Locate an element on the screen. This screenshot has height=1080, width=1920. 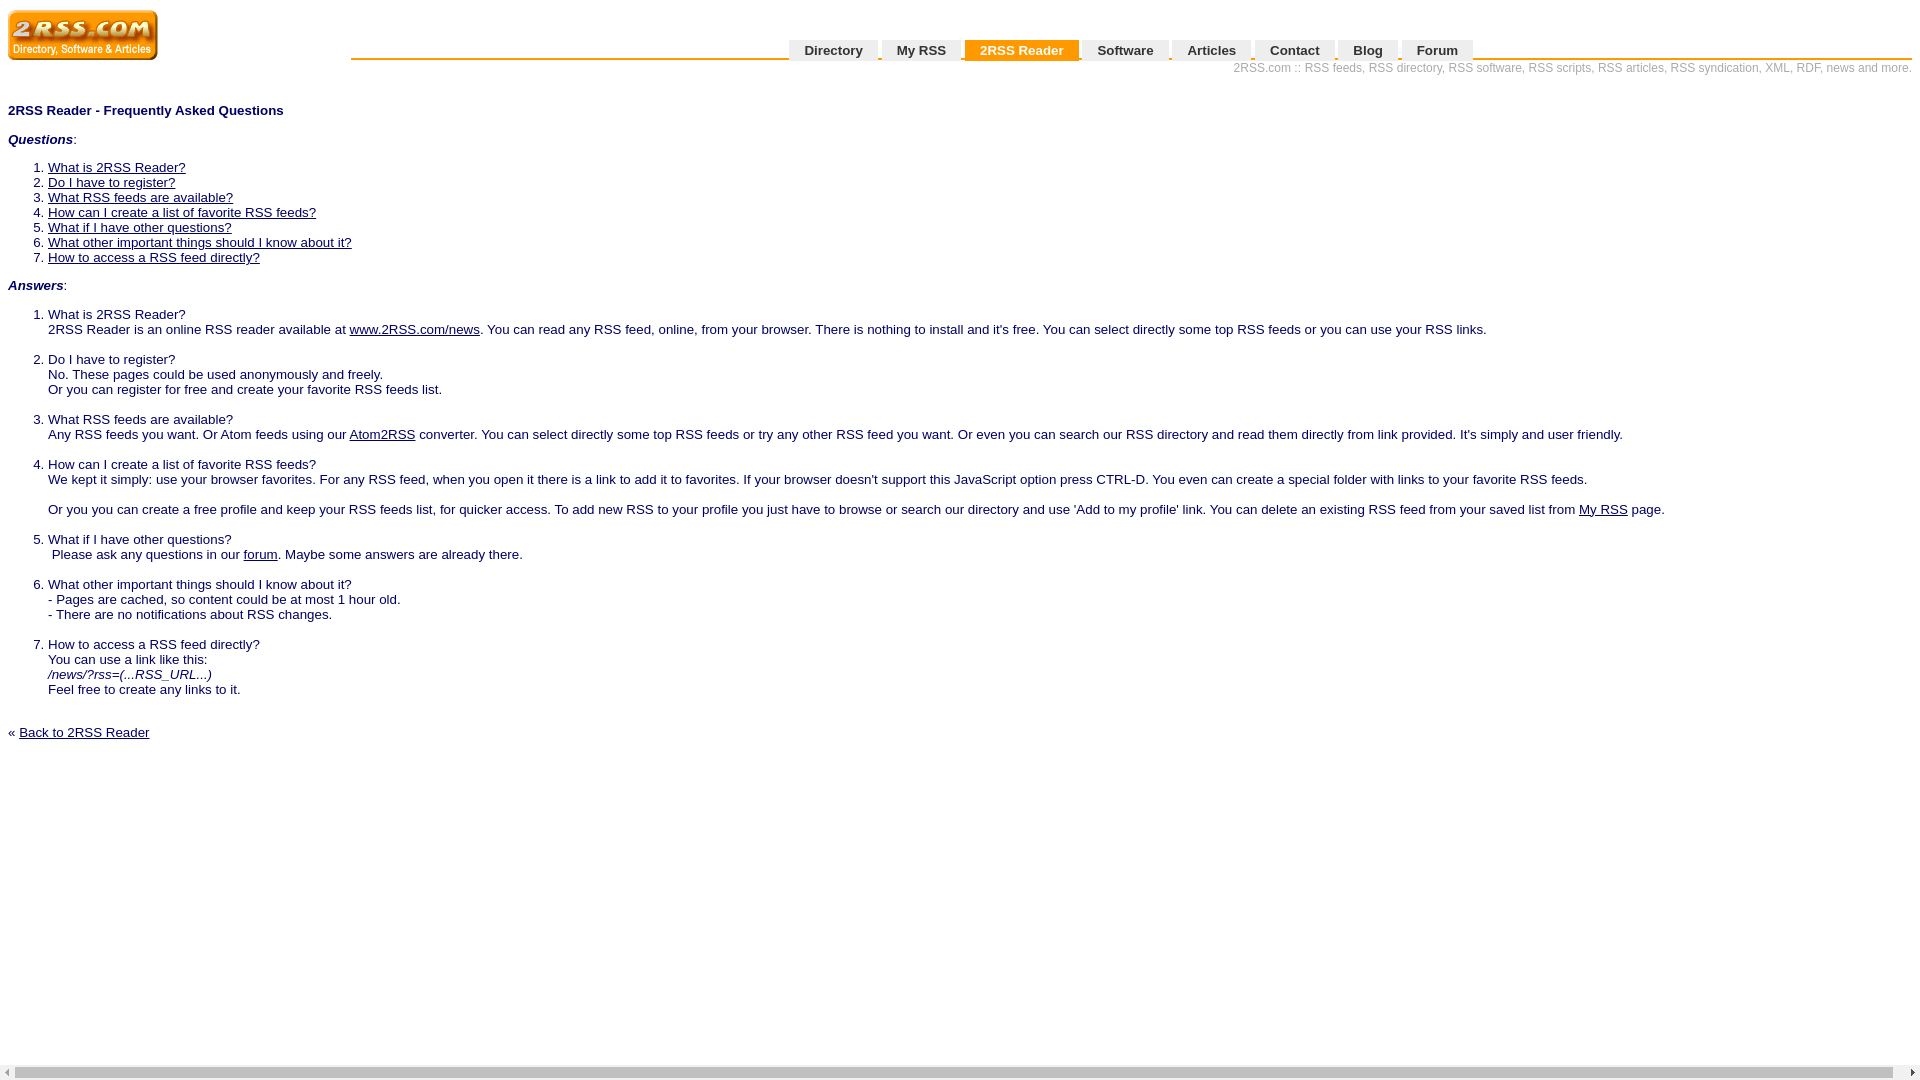
'Software' is located at coordinates (1124, 49).